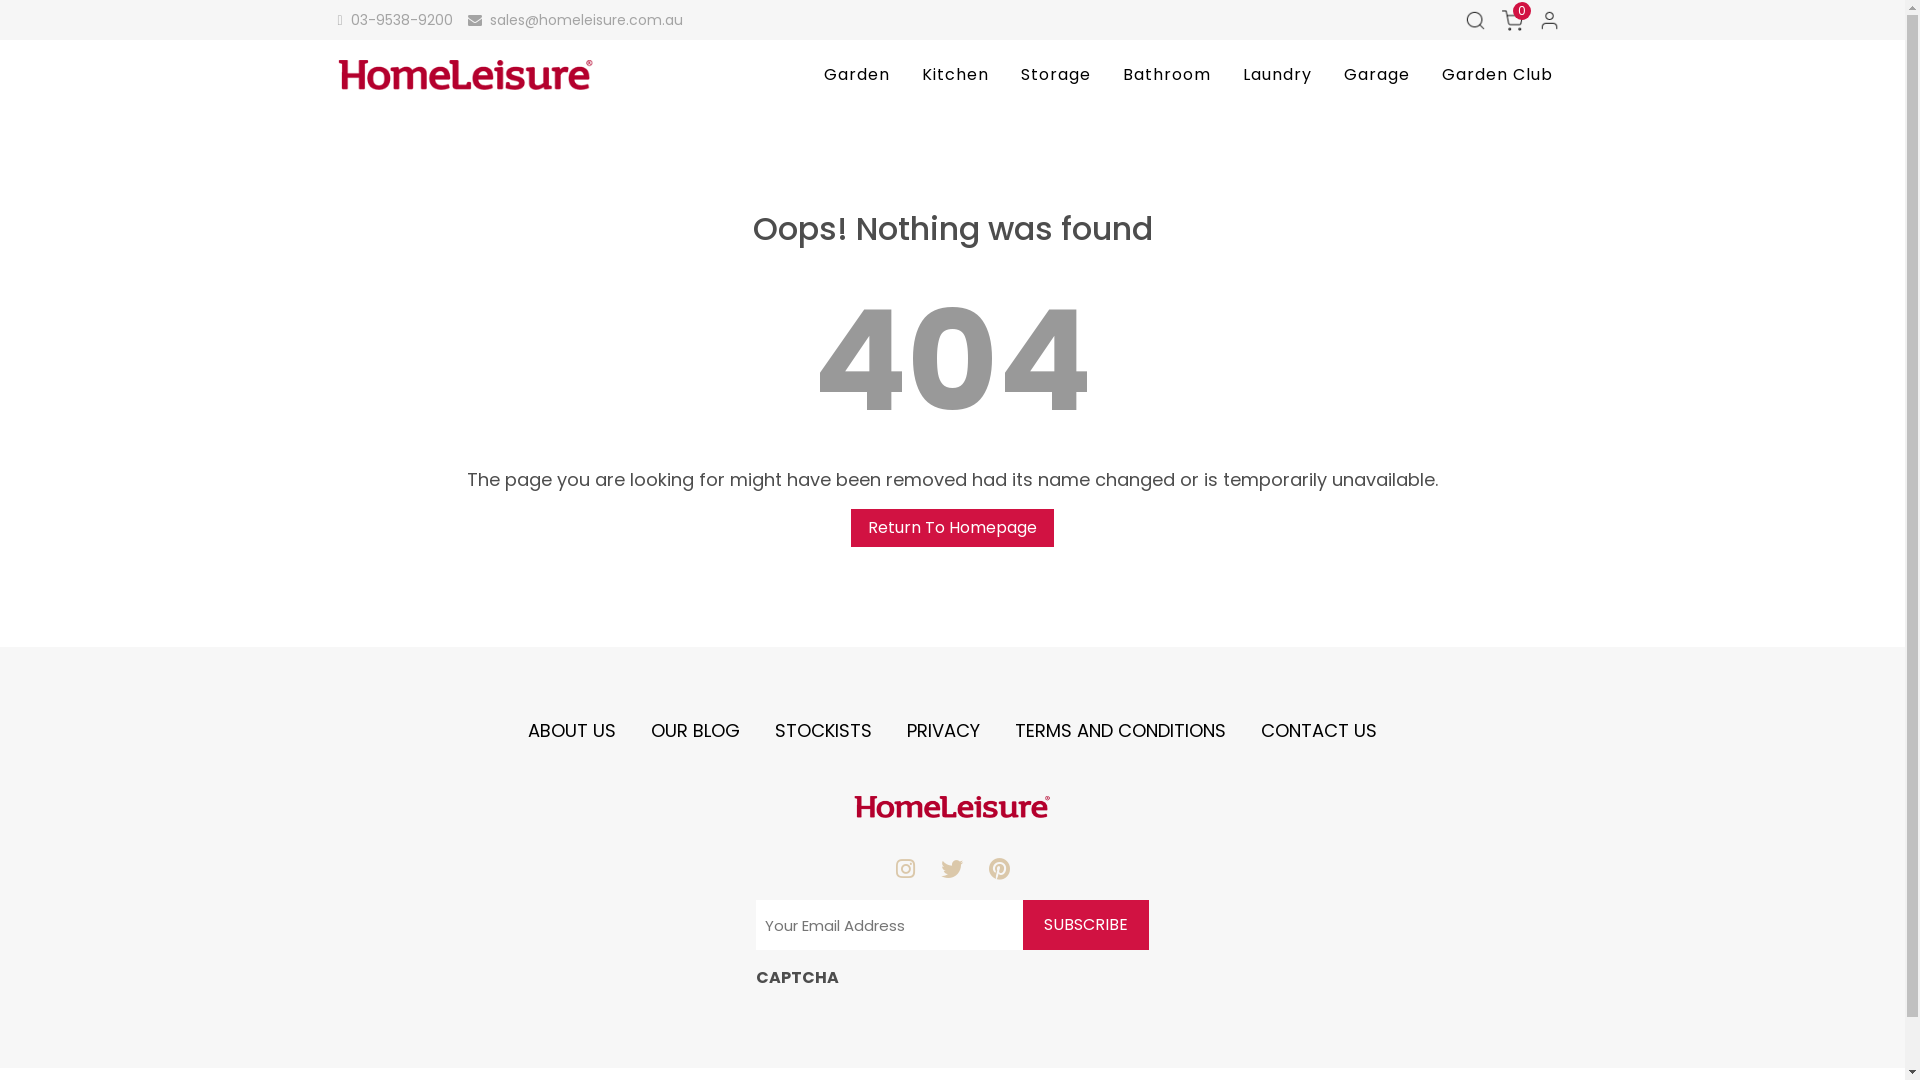  I want to click on 'TERMS AND CONDITIONS', so click(1014, 730).